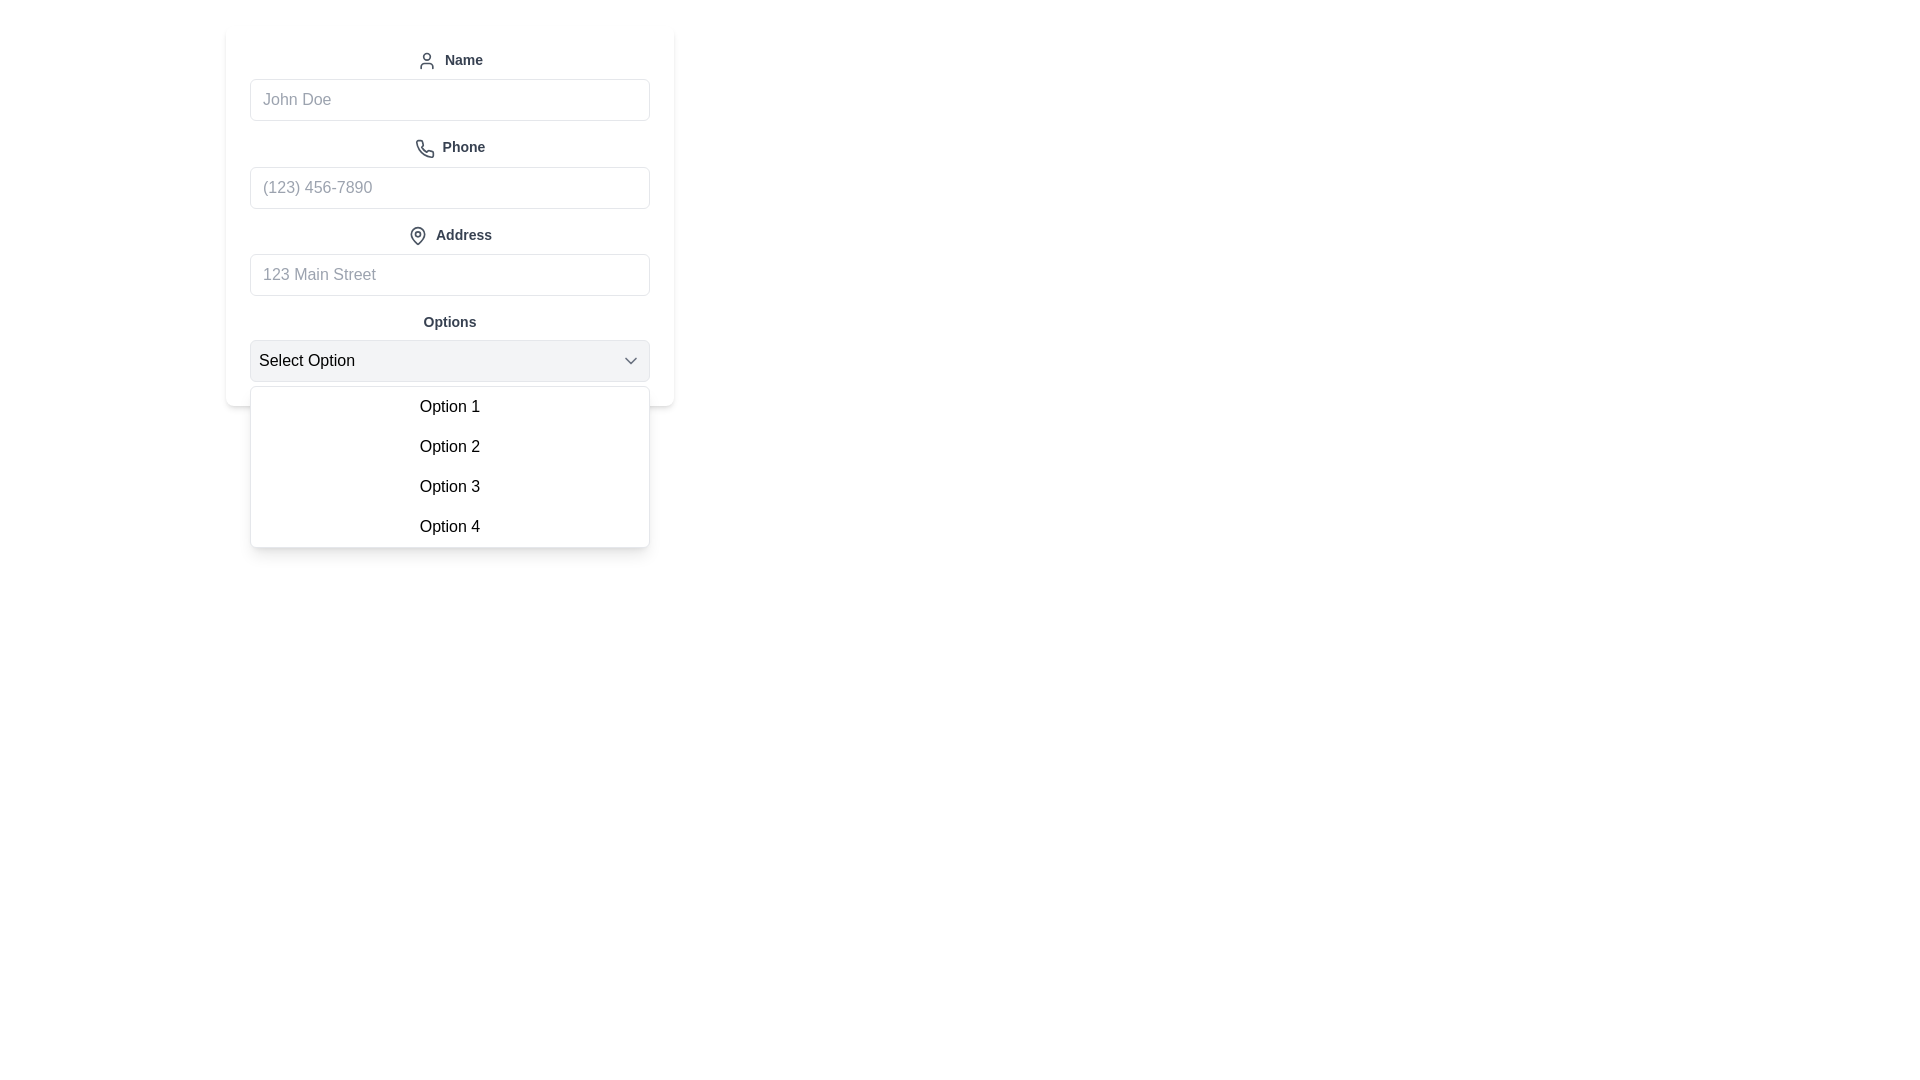 Image resolution: width=1920 pixels, height=1080 pixels. I want to click on the phone number input field icon located immediately to the left of the 'Phone' label, so click(423, 147).